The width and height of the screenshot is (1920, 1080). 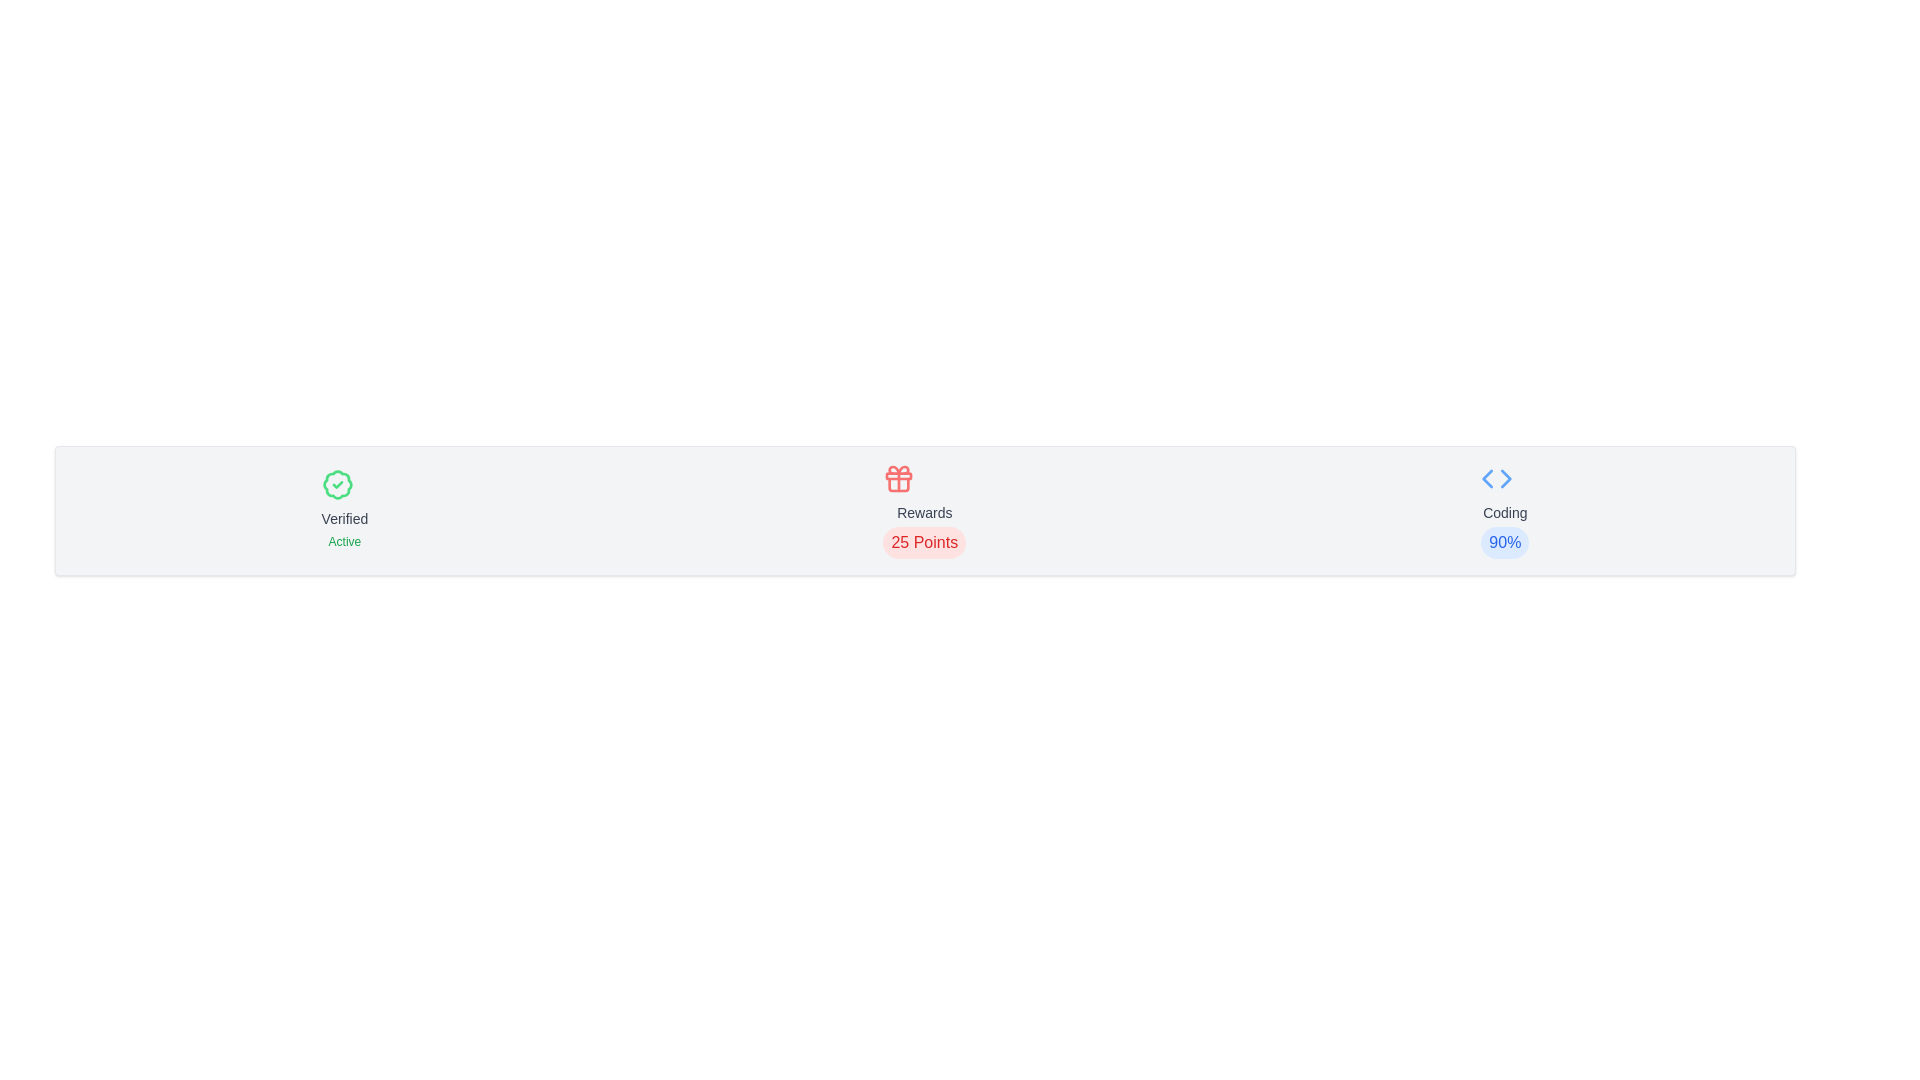 What do you see at coordinates (1505, 543) in the screenshot?
I see `status indicator text label displaying the completion or performance percentage related to 'Coding', located in the lower-central region of the rightmost panel segment` at bounding box center [1505, 543].